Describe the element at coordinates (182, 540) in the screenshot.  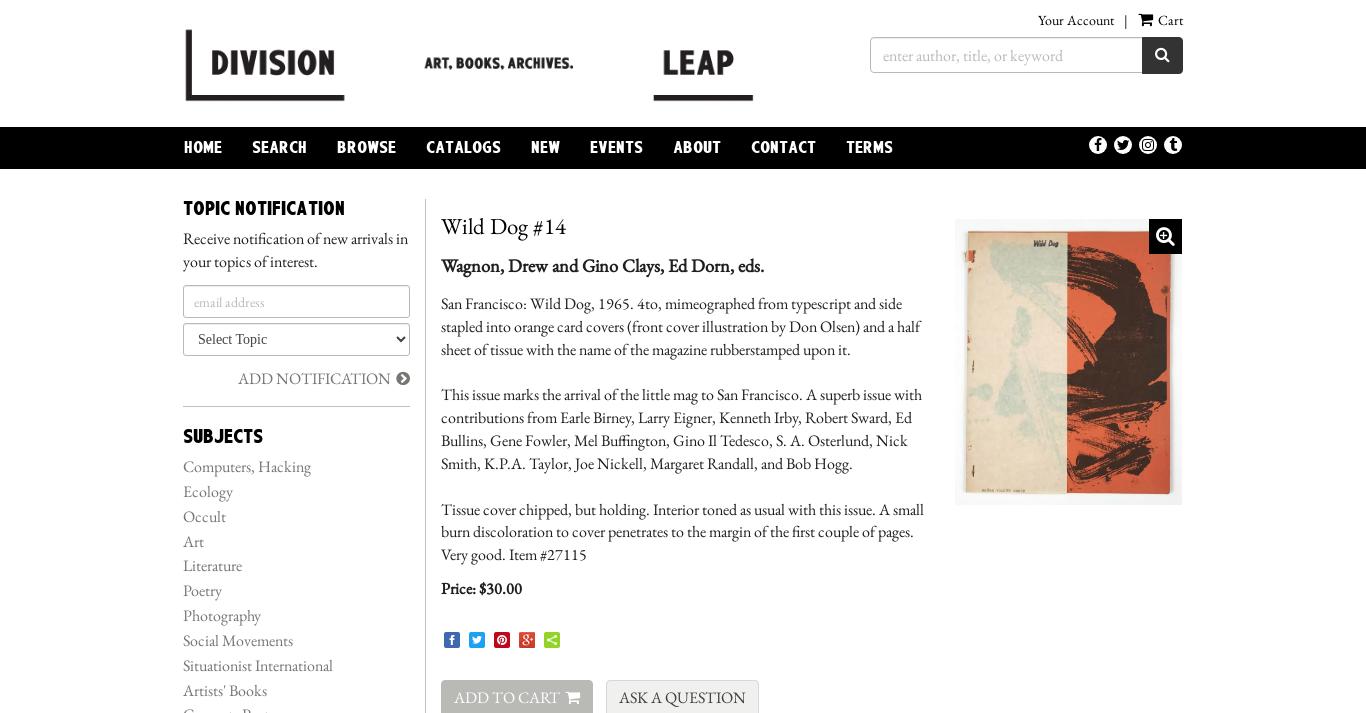
I see `'Art'` at that location.